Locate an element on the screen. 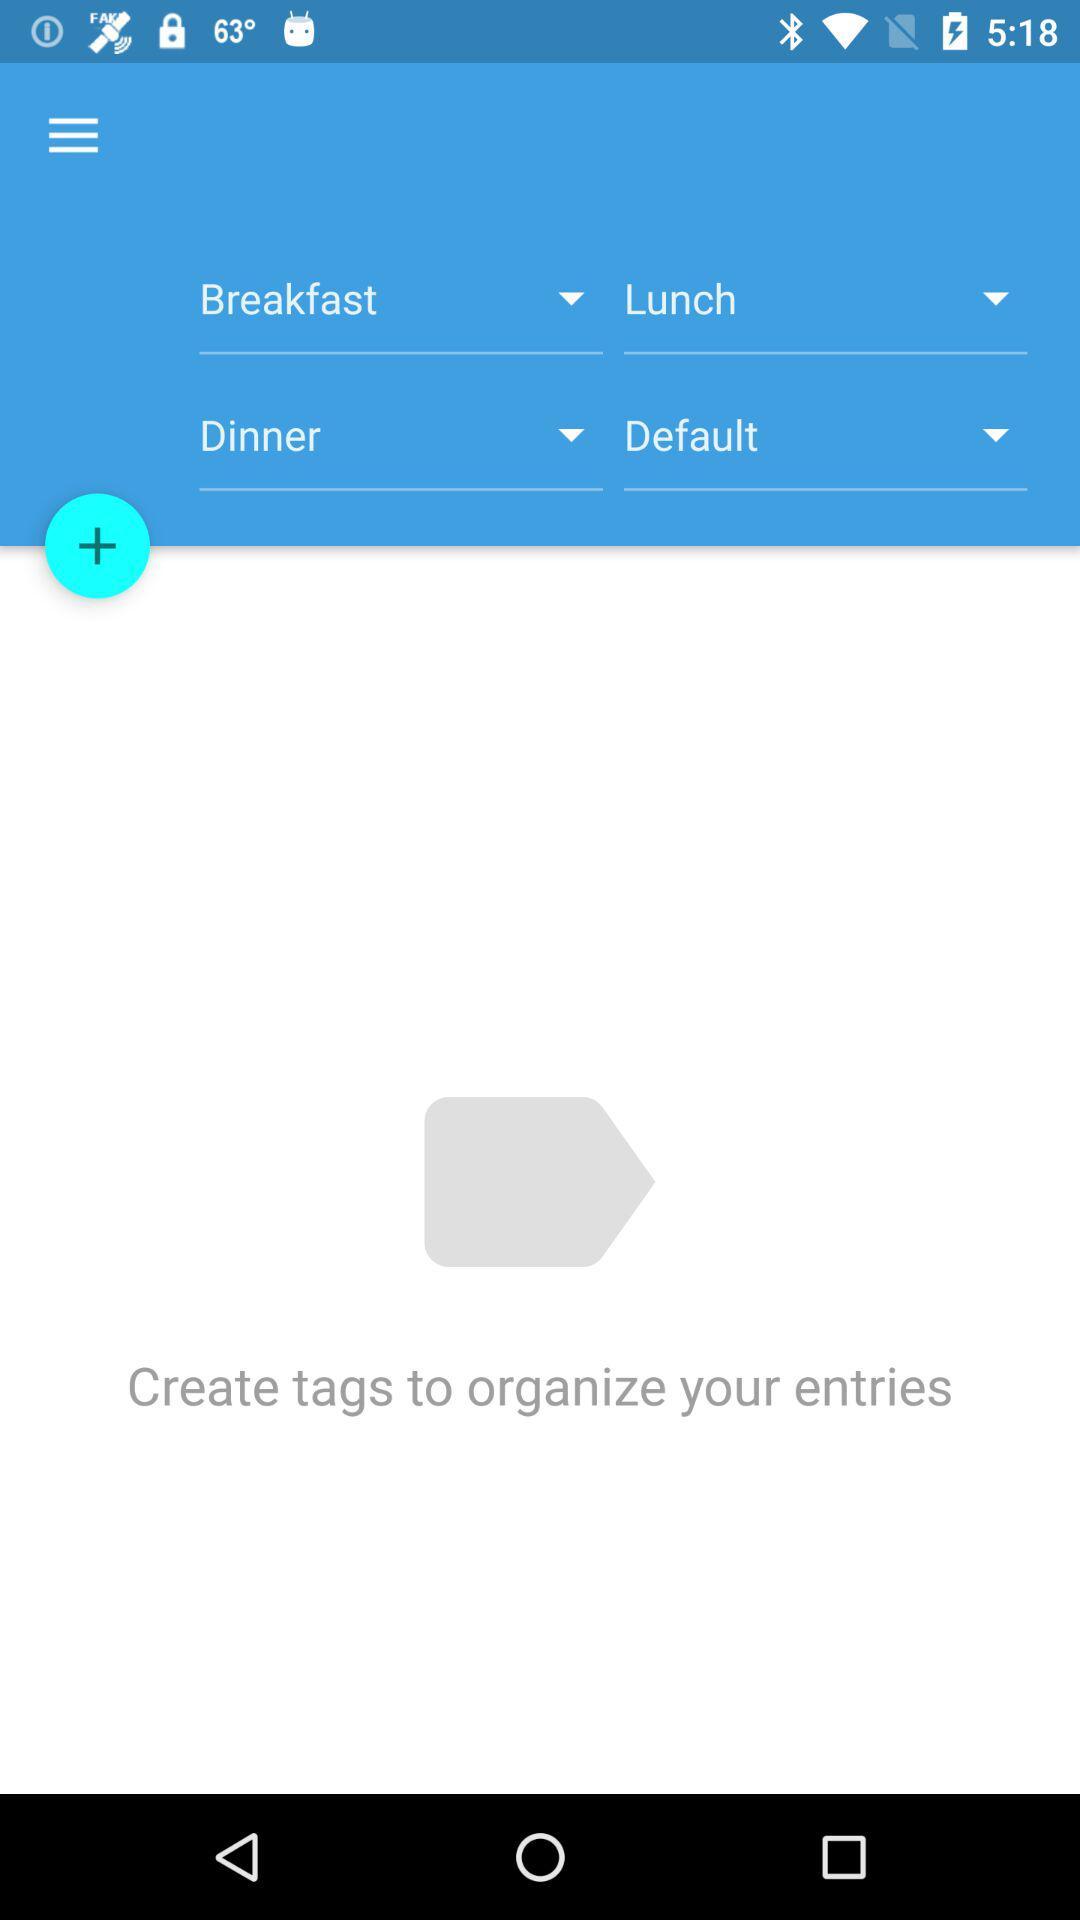 The image size is (1080, 1920). default is located at coordinates (825, 445).